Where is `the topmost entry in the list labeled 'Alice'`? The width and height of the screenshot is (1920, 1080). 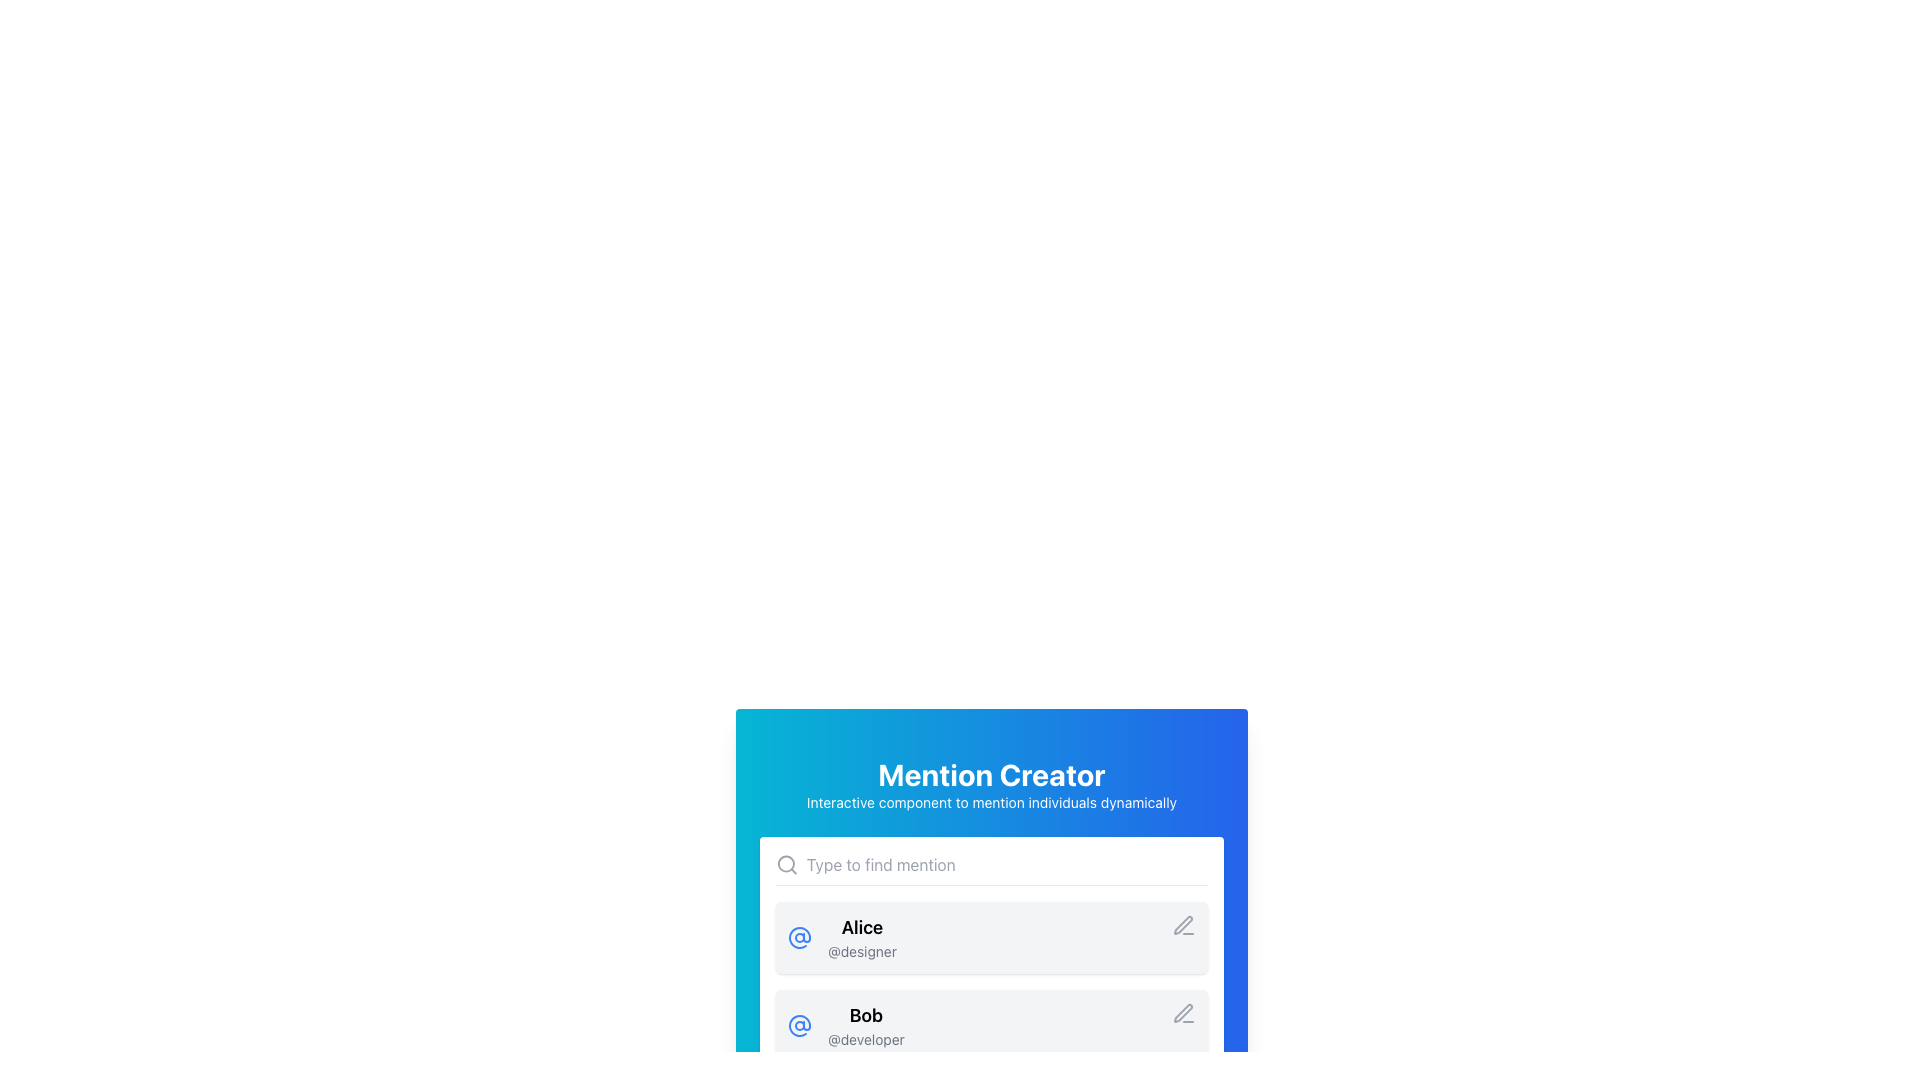
the topmost entry in the list labeled 'Alice' is located at coordinates (992, 937).